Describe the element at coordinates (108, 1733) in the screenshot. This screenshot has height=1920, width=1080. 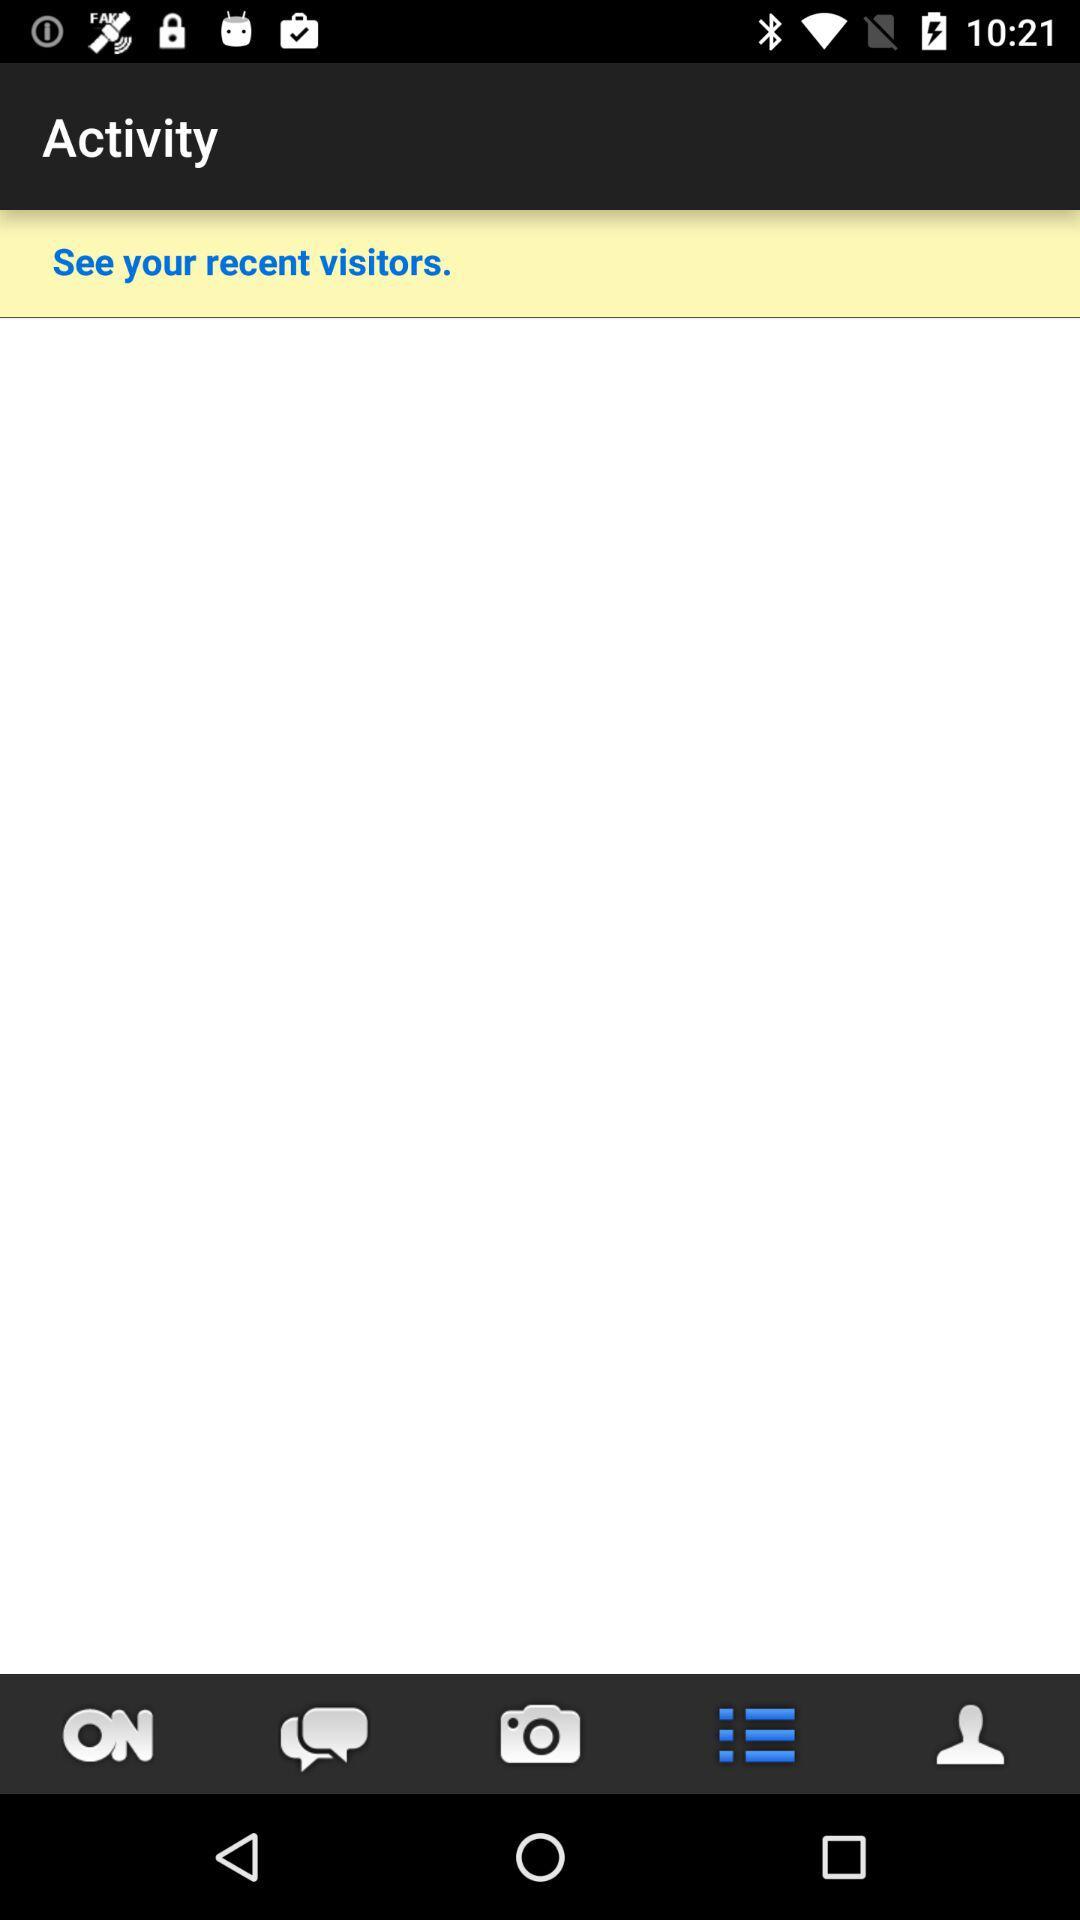
I see `navigate the app` at that location.